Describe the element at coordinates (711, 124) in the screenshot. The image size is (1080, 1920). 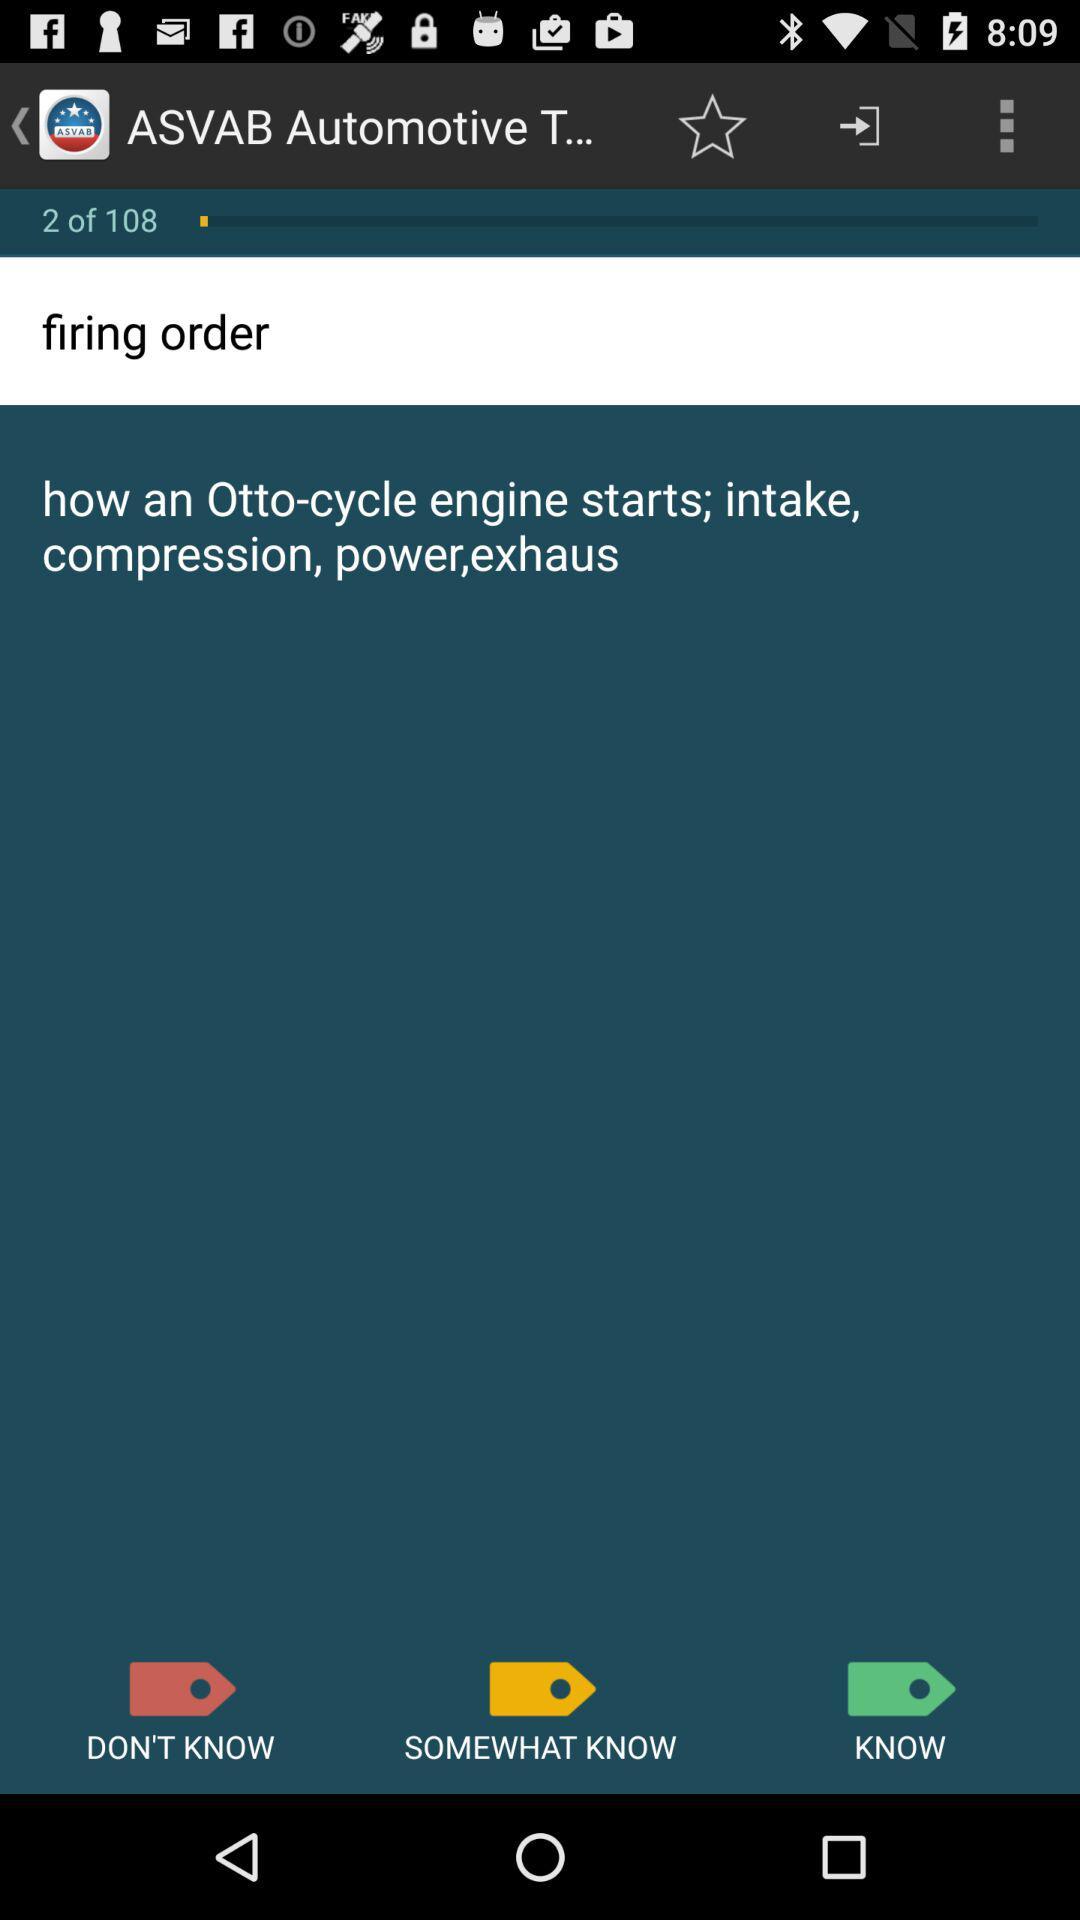
I see `the item next to asvab automotive terminologies item` at that location.